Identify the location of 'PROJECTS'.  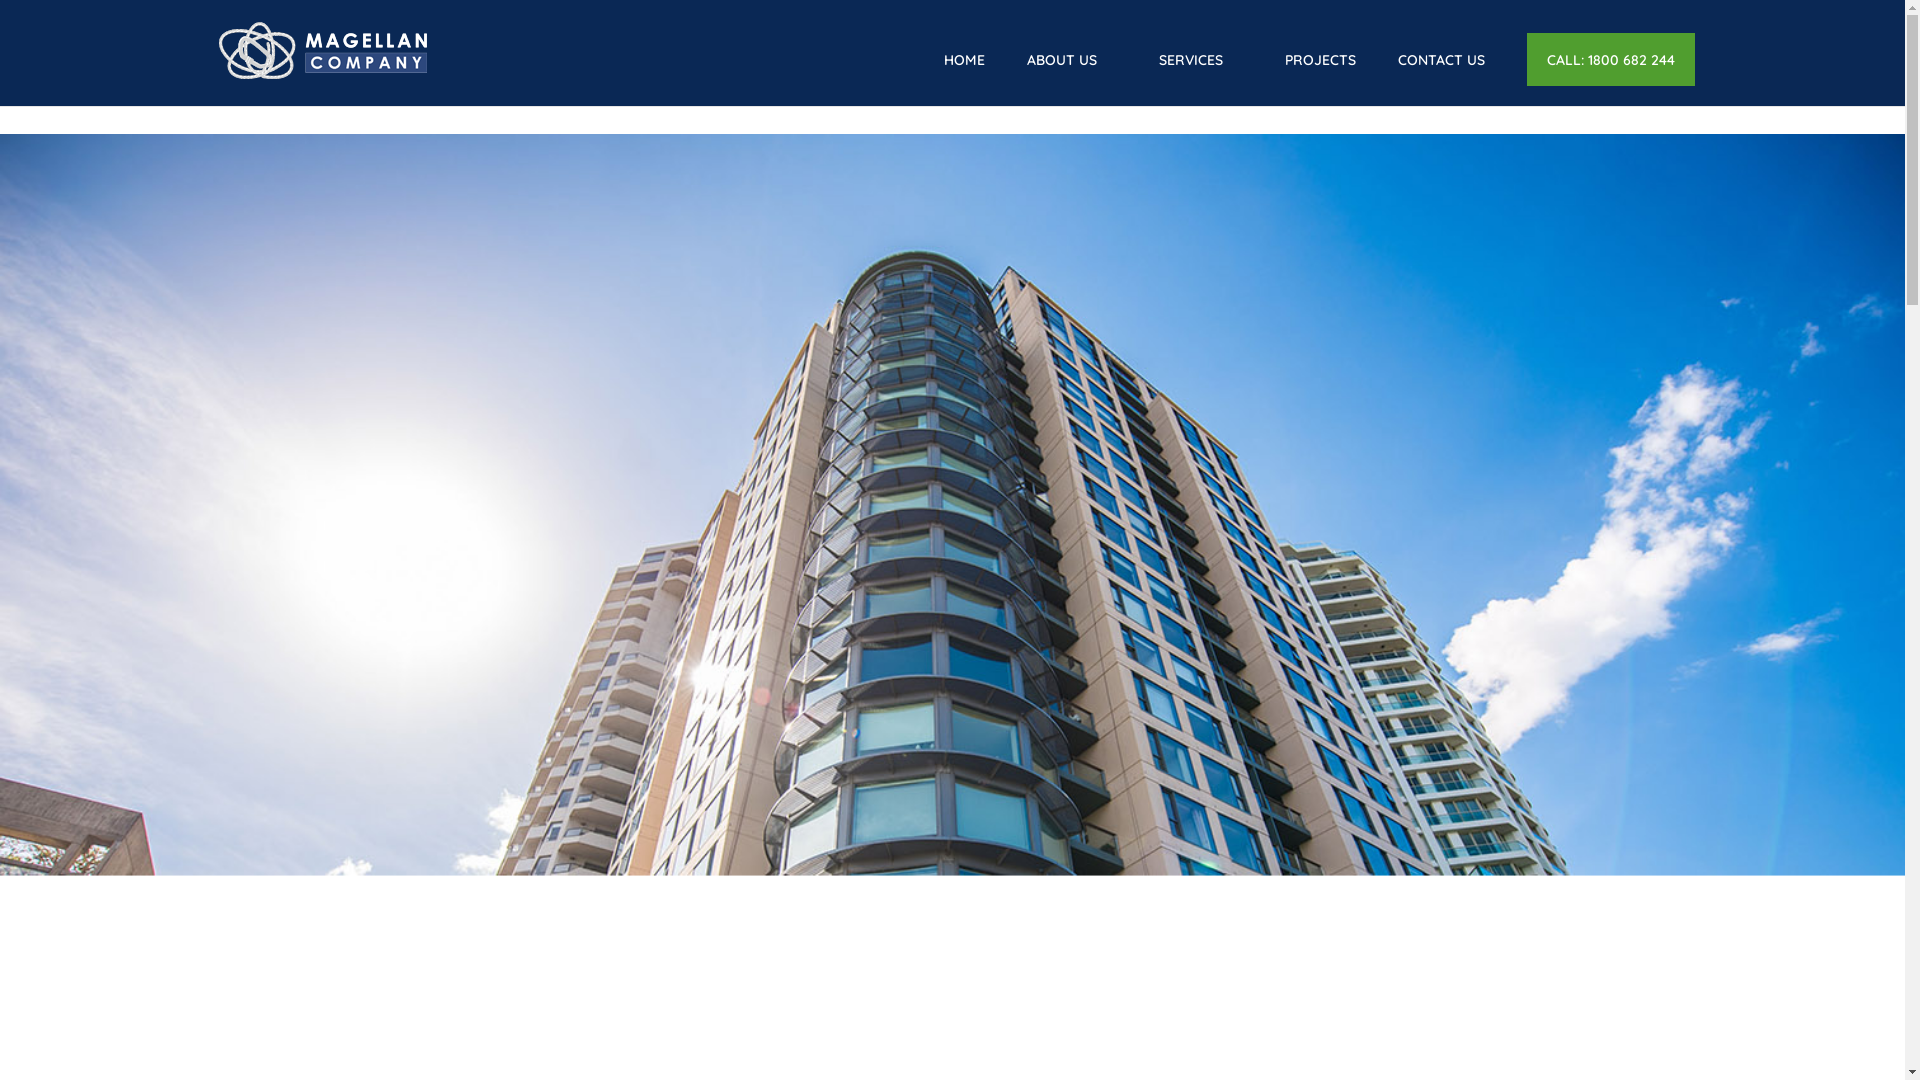
(1320, 75).